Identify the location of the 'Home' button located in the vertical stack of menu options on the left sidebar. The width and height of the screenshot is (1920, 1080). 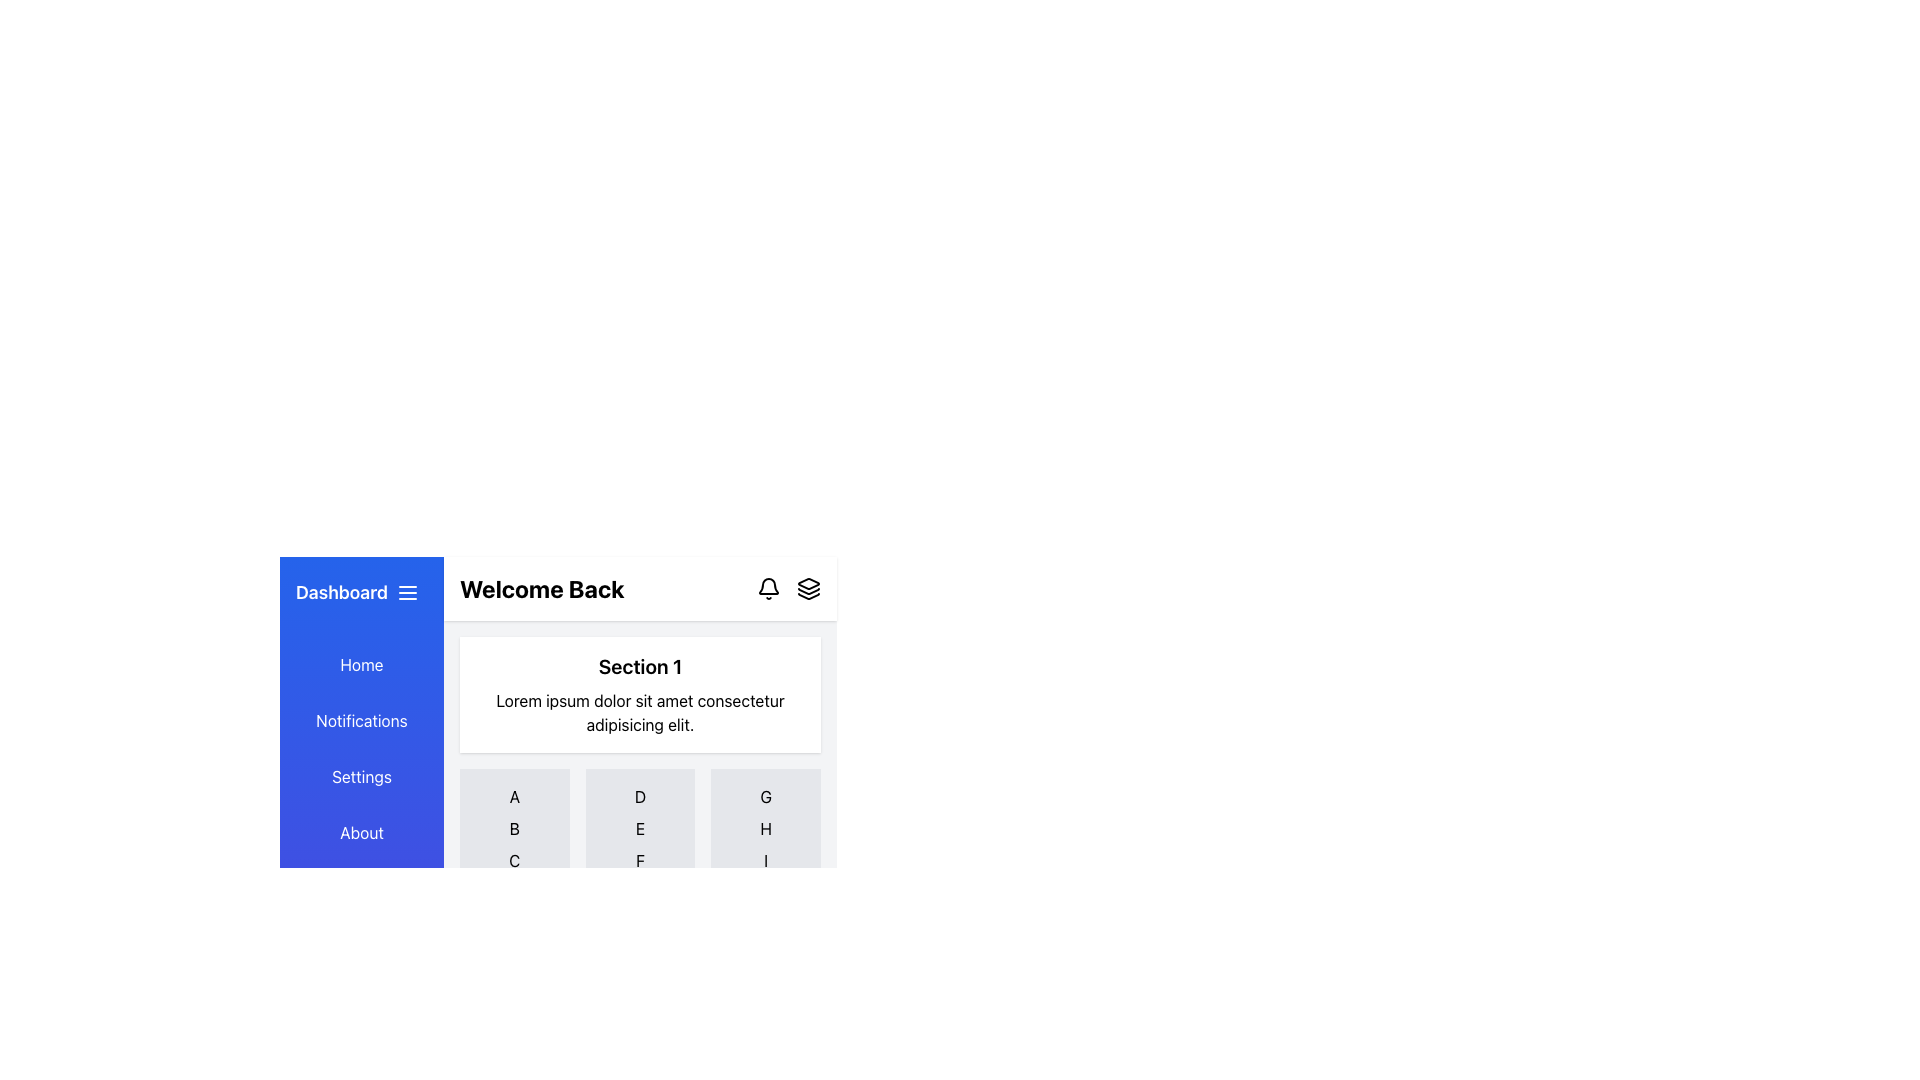
(361, 664).